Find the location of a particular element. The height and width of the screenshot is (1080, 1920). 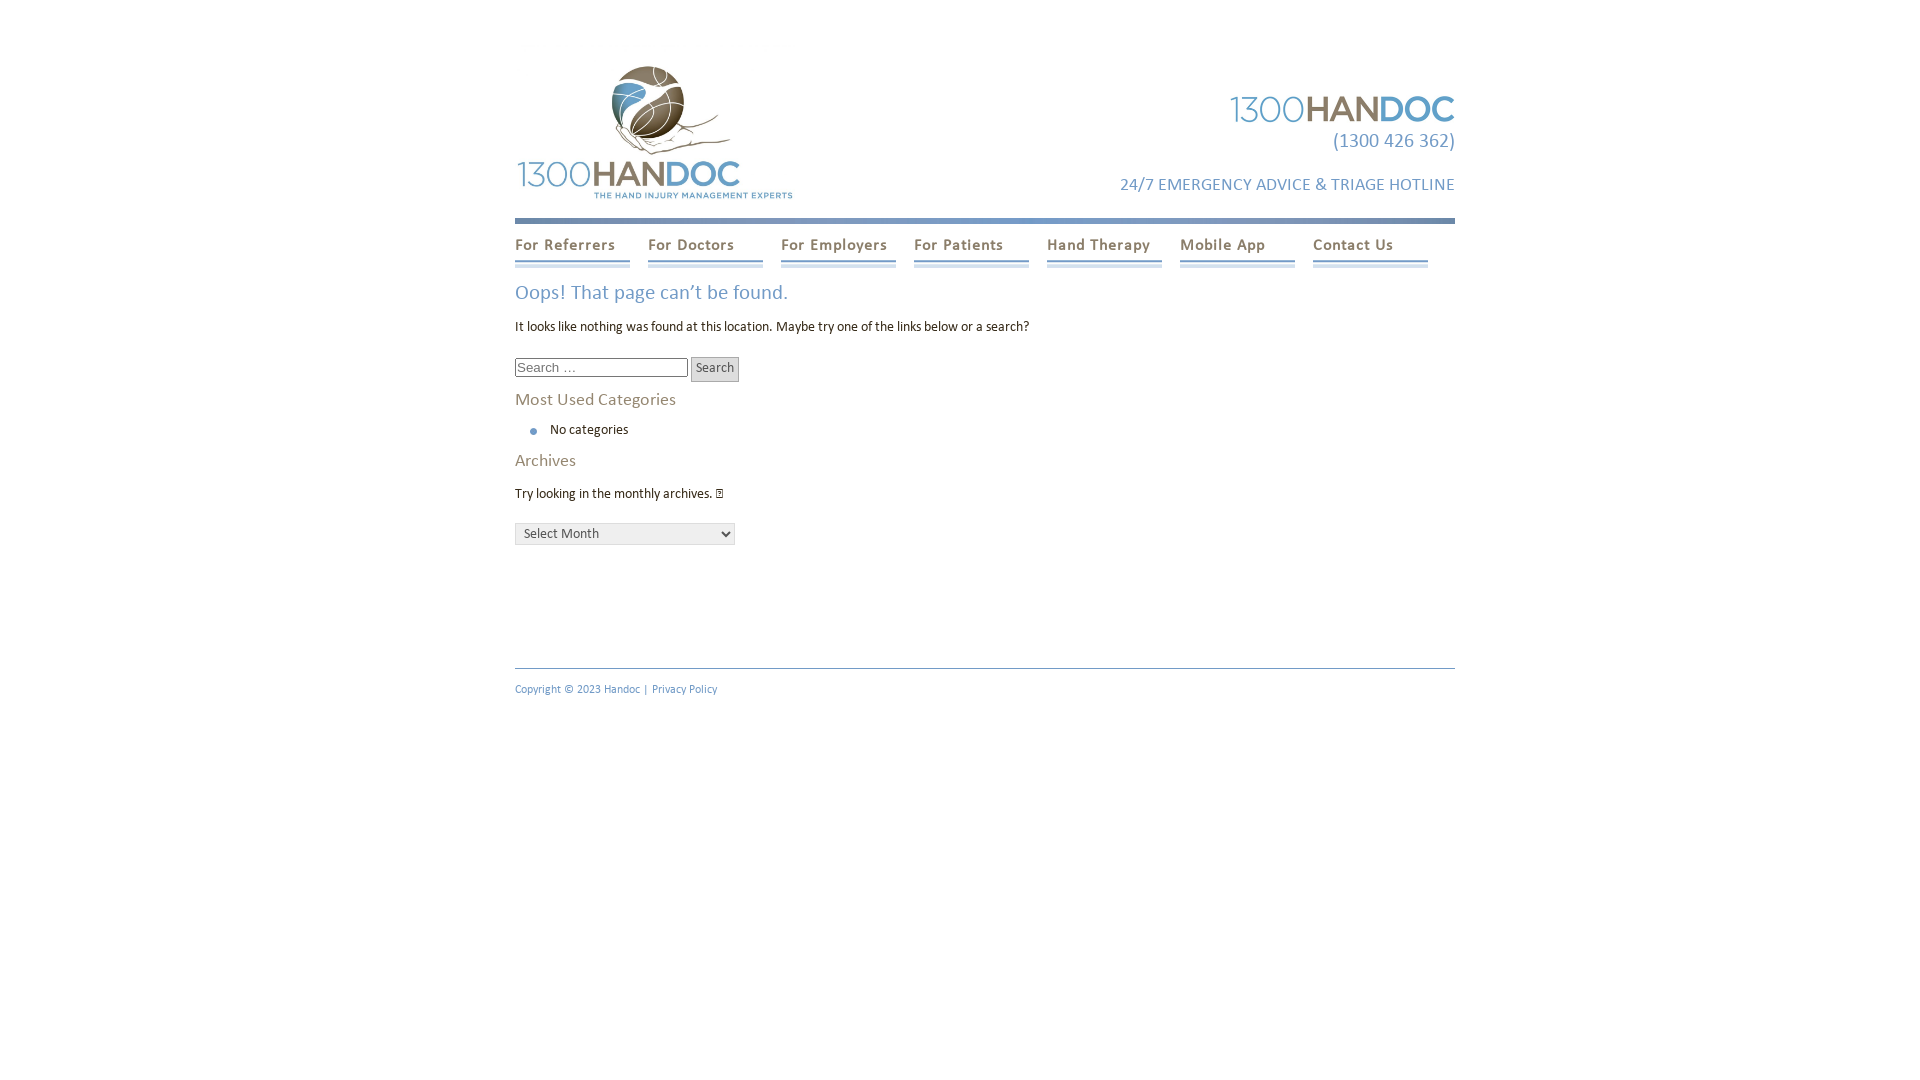

'Hand Therapy' is located at coordinates (1045, 252).